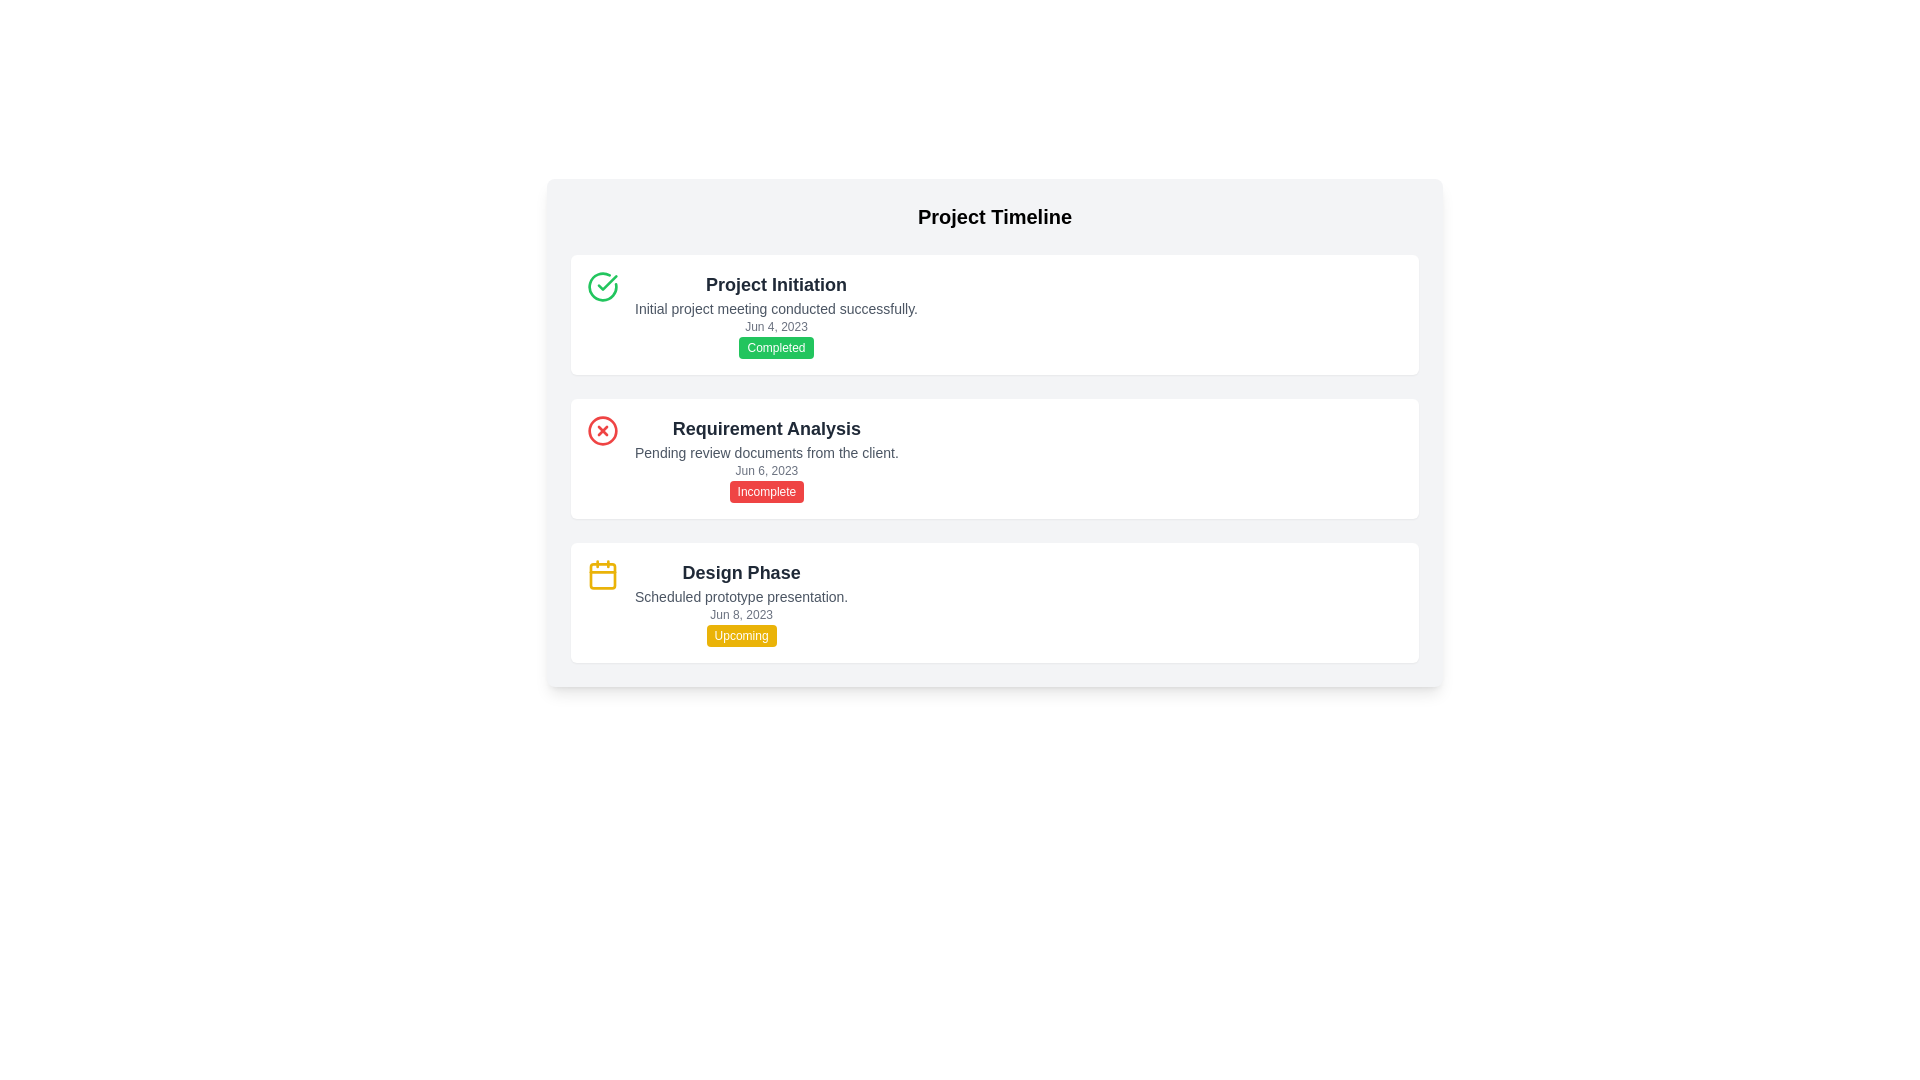 The image size is (1920, 1080). What do you see at coordinates (994, 601) in the screenshot?
I see `the yellow badge labeled 'Upcoming' within the Timeline entry for 'Design Phase'` at bounding box center [994, 601].